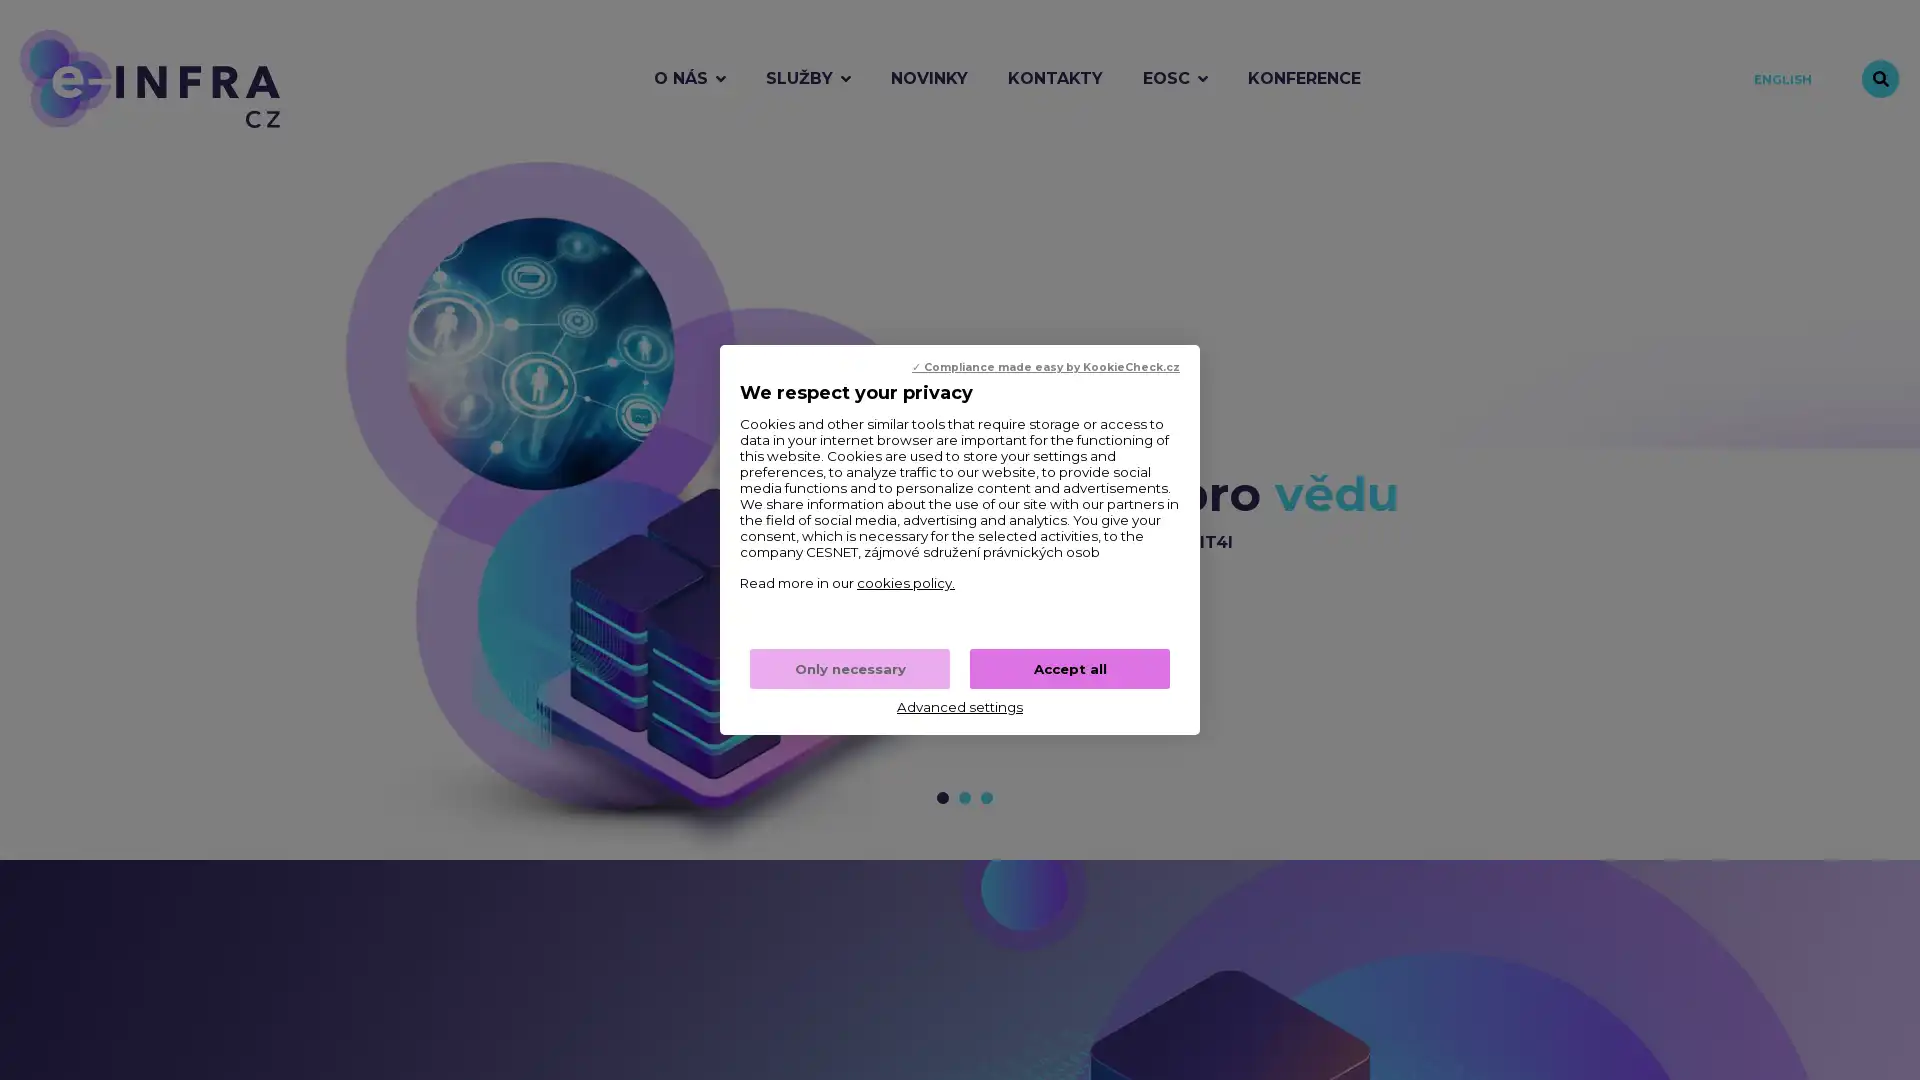 The image size is (1920, 1080). What do you see at coordinates (964, 797) in the screenshot?
I see `Prejit na snimek c. 2` at bounding box center [964, 797].